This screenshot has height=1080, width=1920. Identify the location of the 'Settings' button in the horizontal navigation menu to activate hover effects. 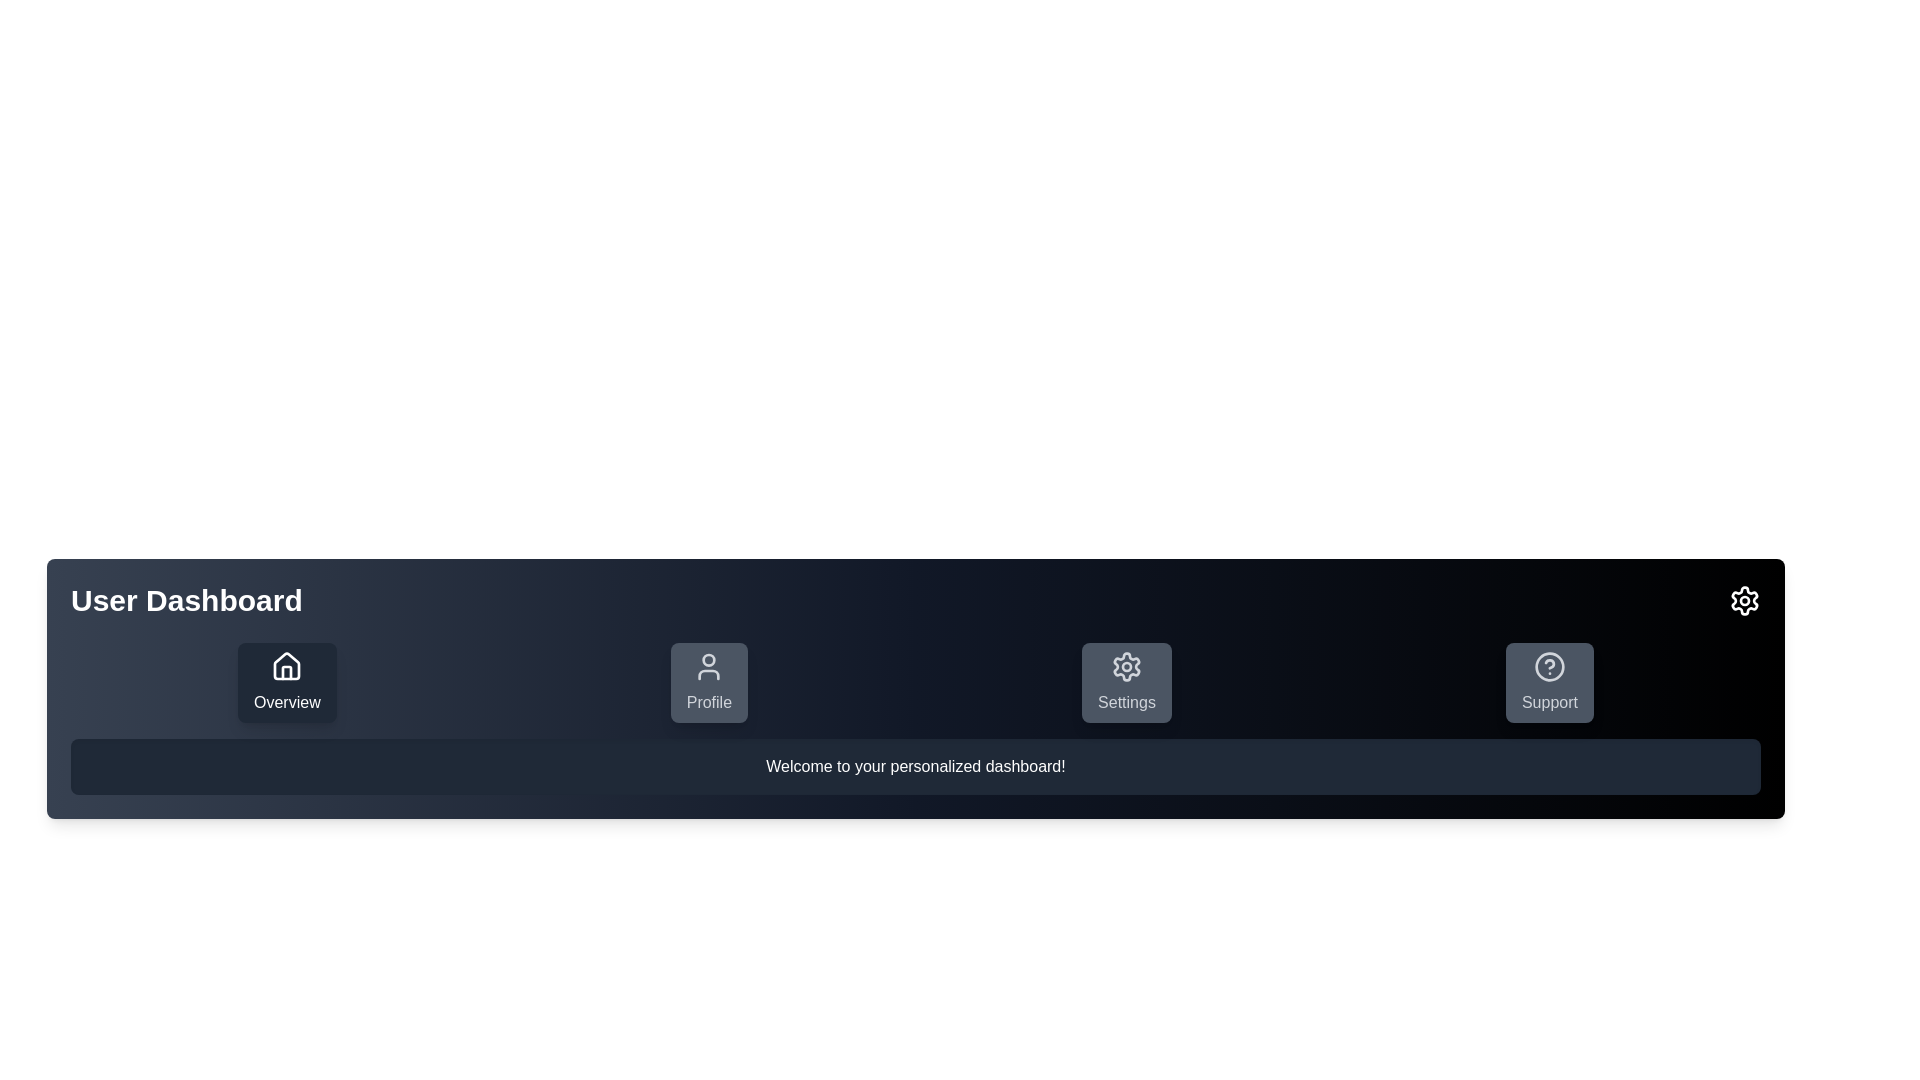
(1127, 681).